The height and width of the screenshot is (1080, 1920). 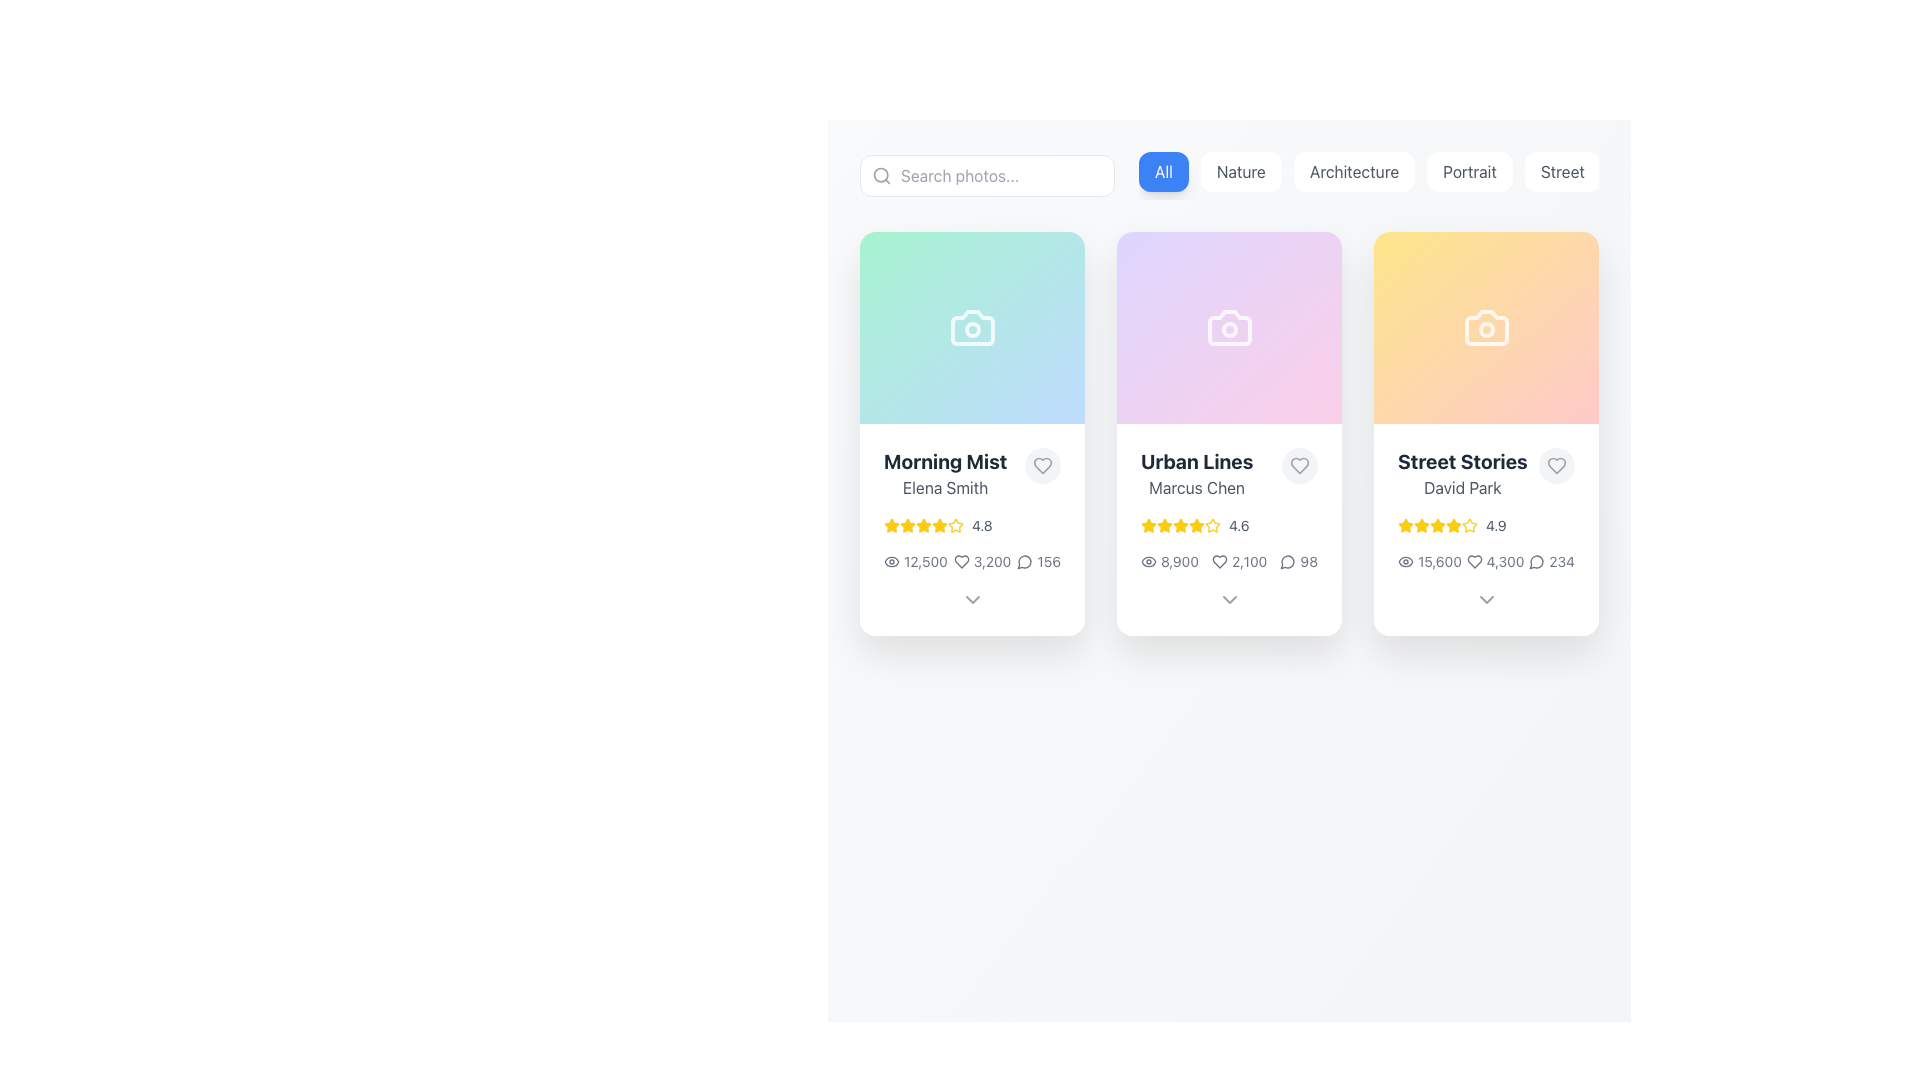 I want to click on the search bar located in the top-left section of the layout to focus on the input area, so click(x=987, y=175).